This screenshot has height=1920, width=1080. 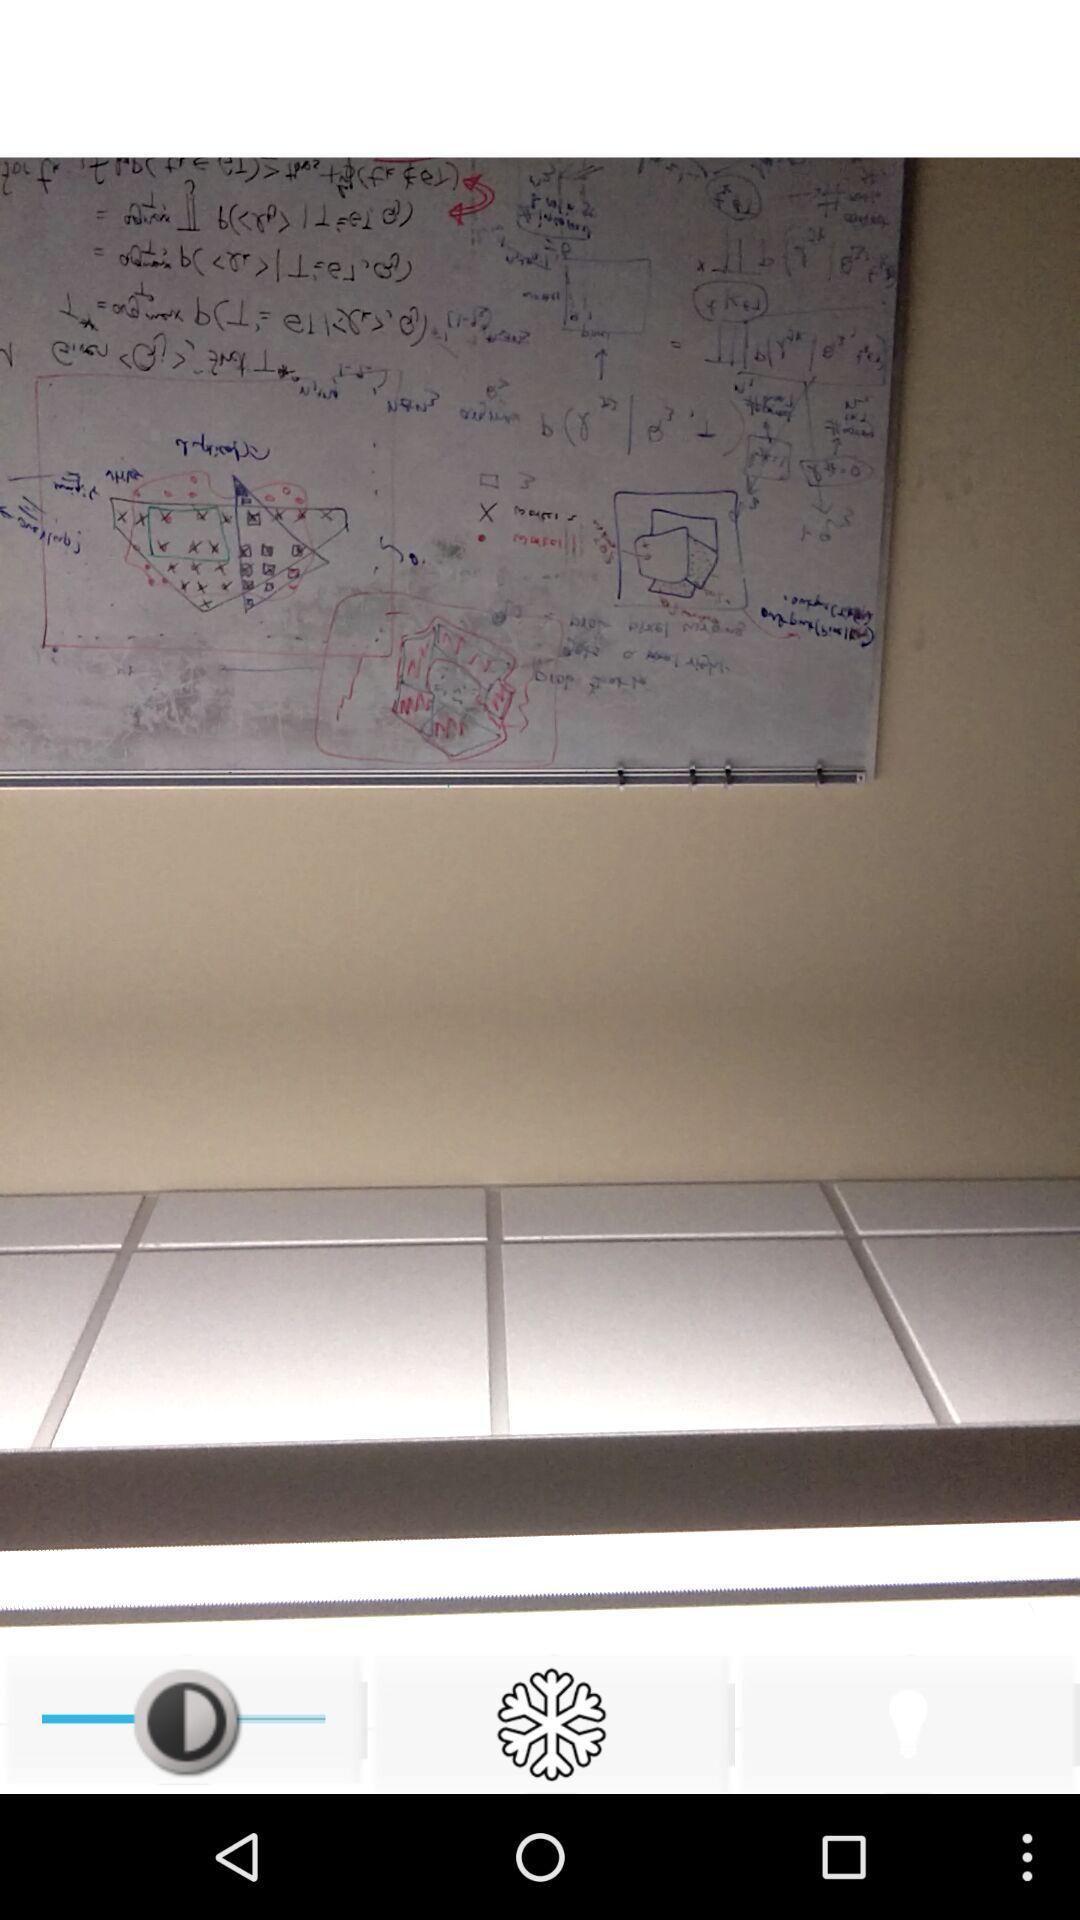 What do you see at coordinates (551, 1843) in the screenshot?
I see `the settings icon` at bounding box center [551, 1843].